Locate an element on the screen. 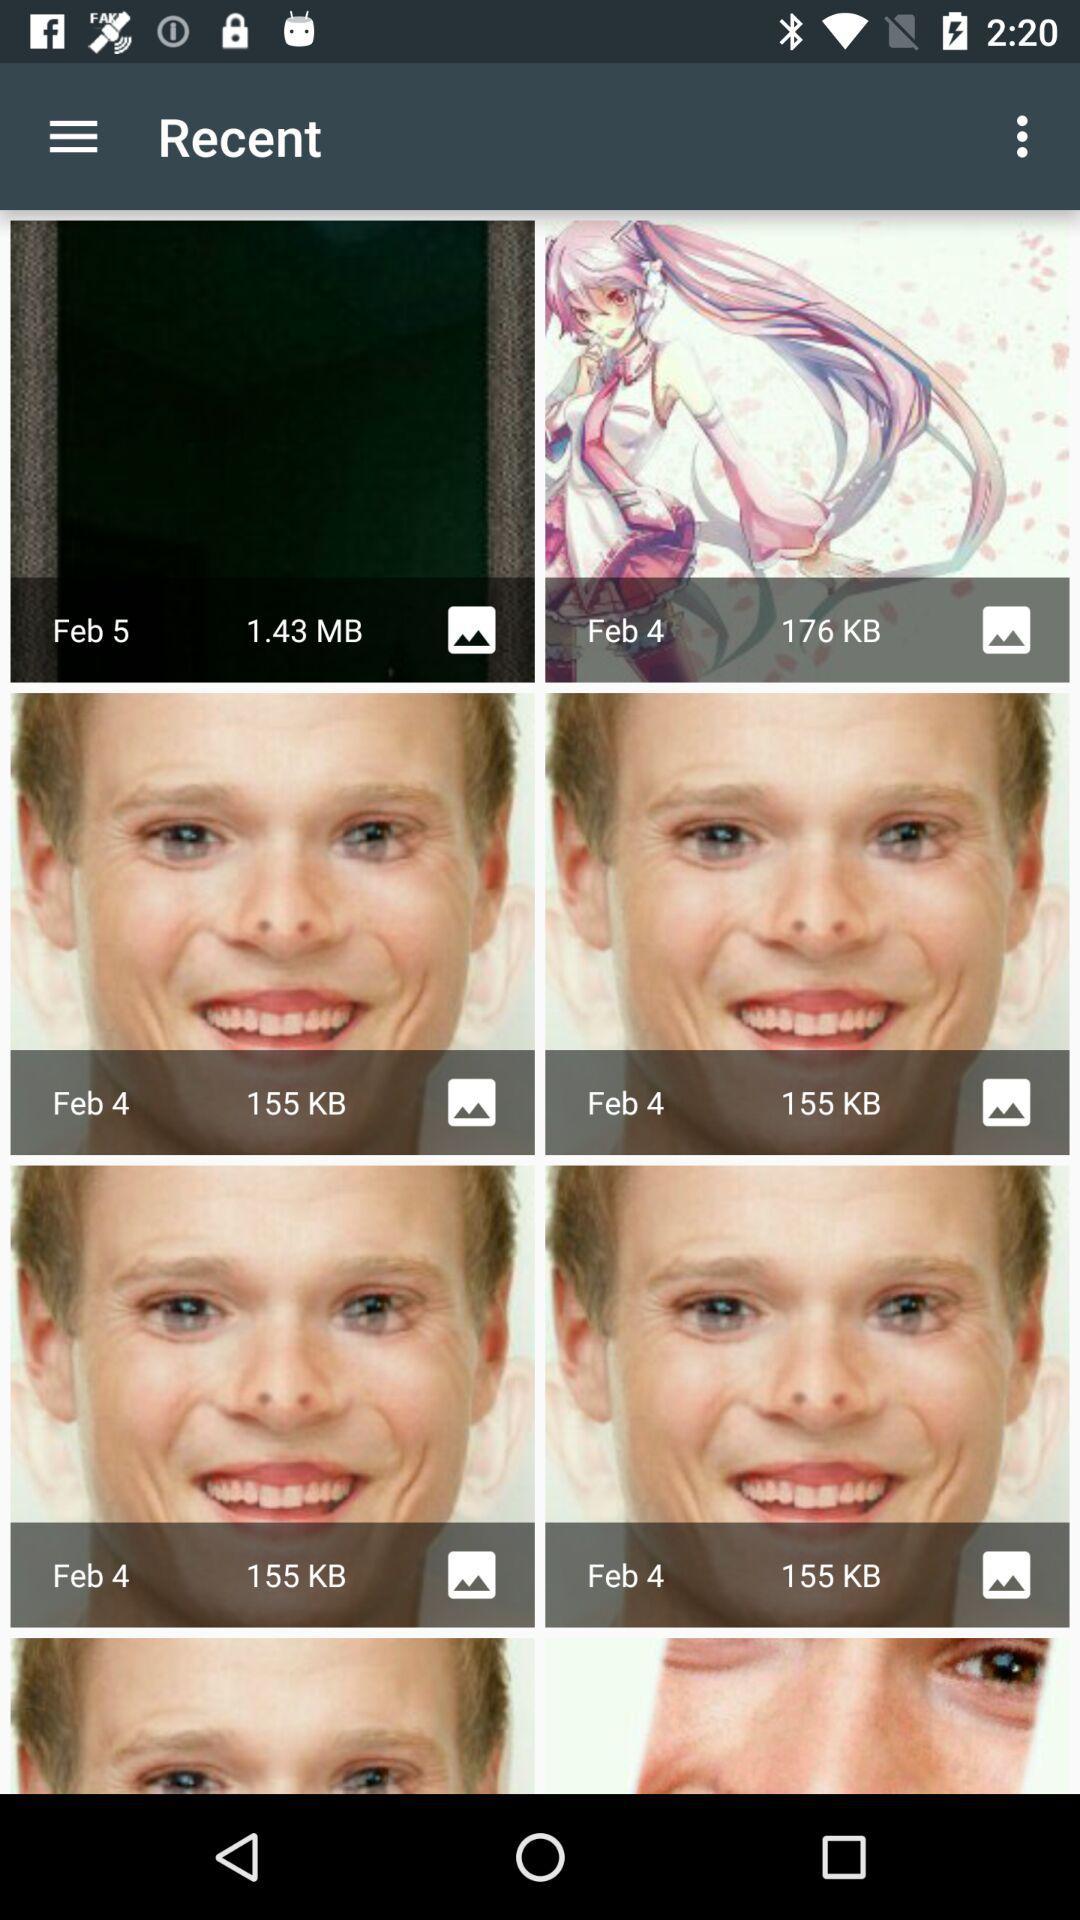 This screenshot has height=1920, width=1080. item to the left of the recent app is located at coordinates (72, 135).